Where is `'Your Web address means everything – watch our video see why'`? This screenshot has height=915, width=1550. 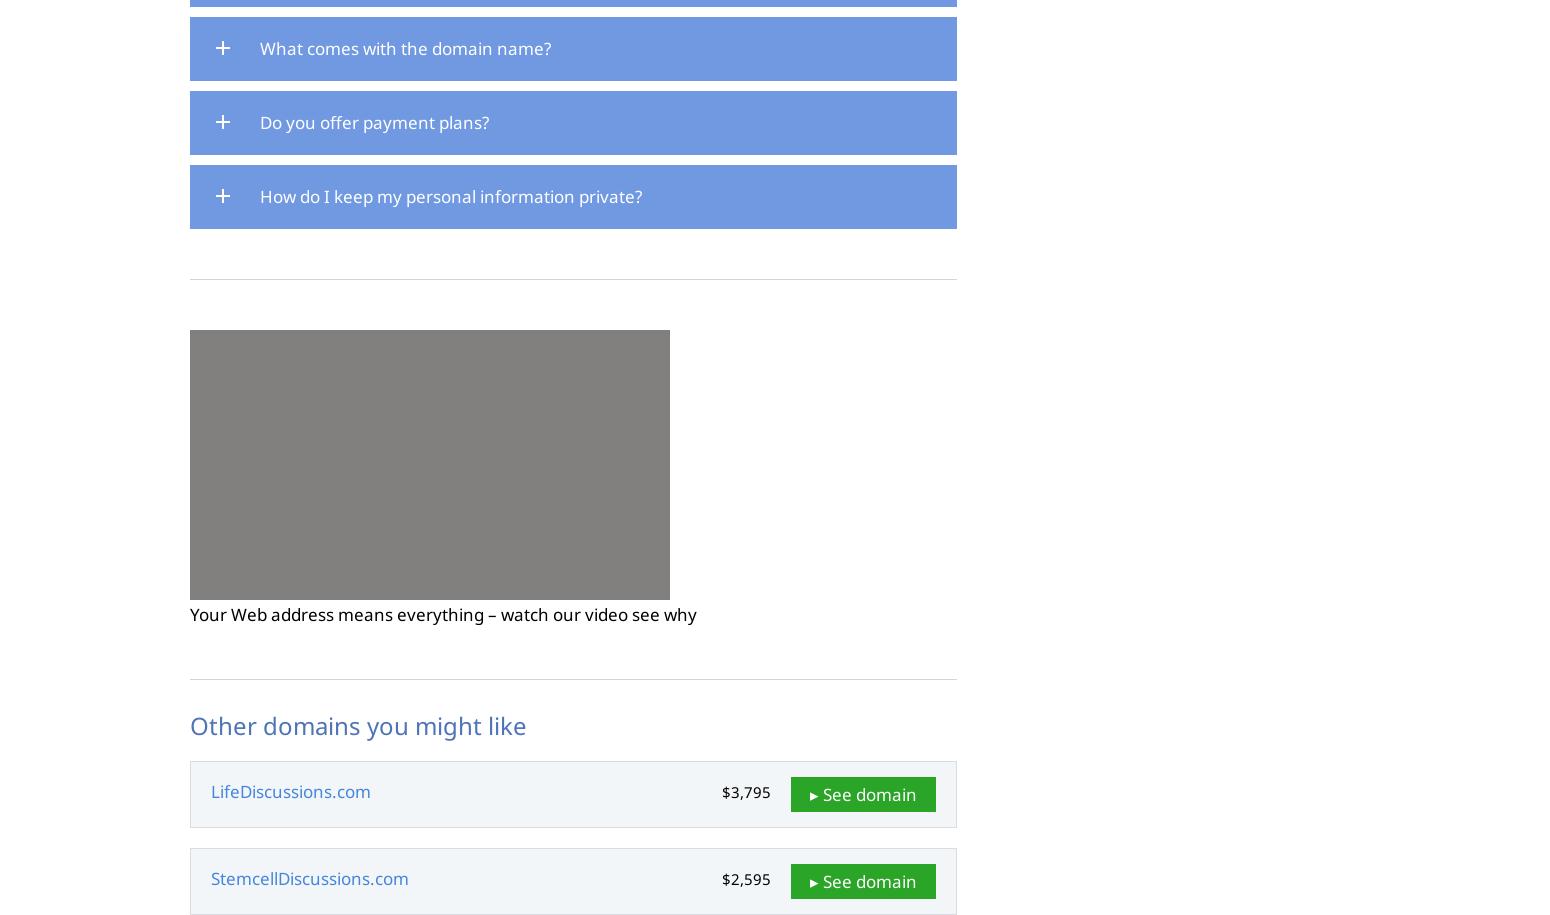
'Your Web address means everything – watch our video see why' is located at coordinates (443, 613).